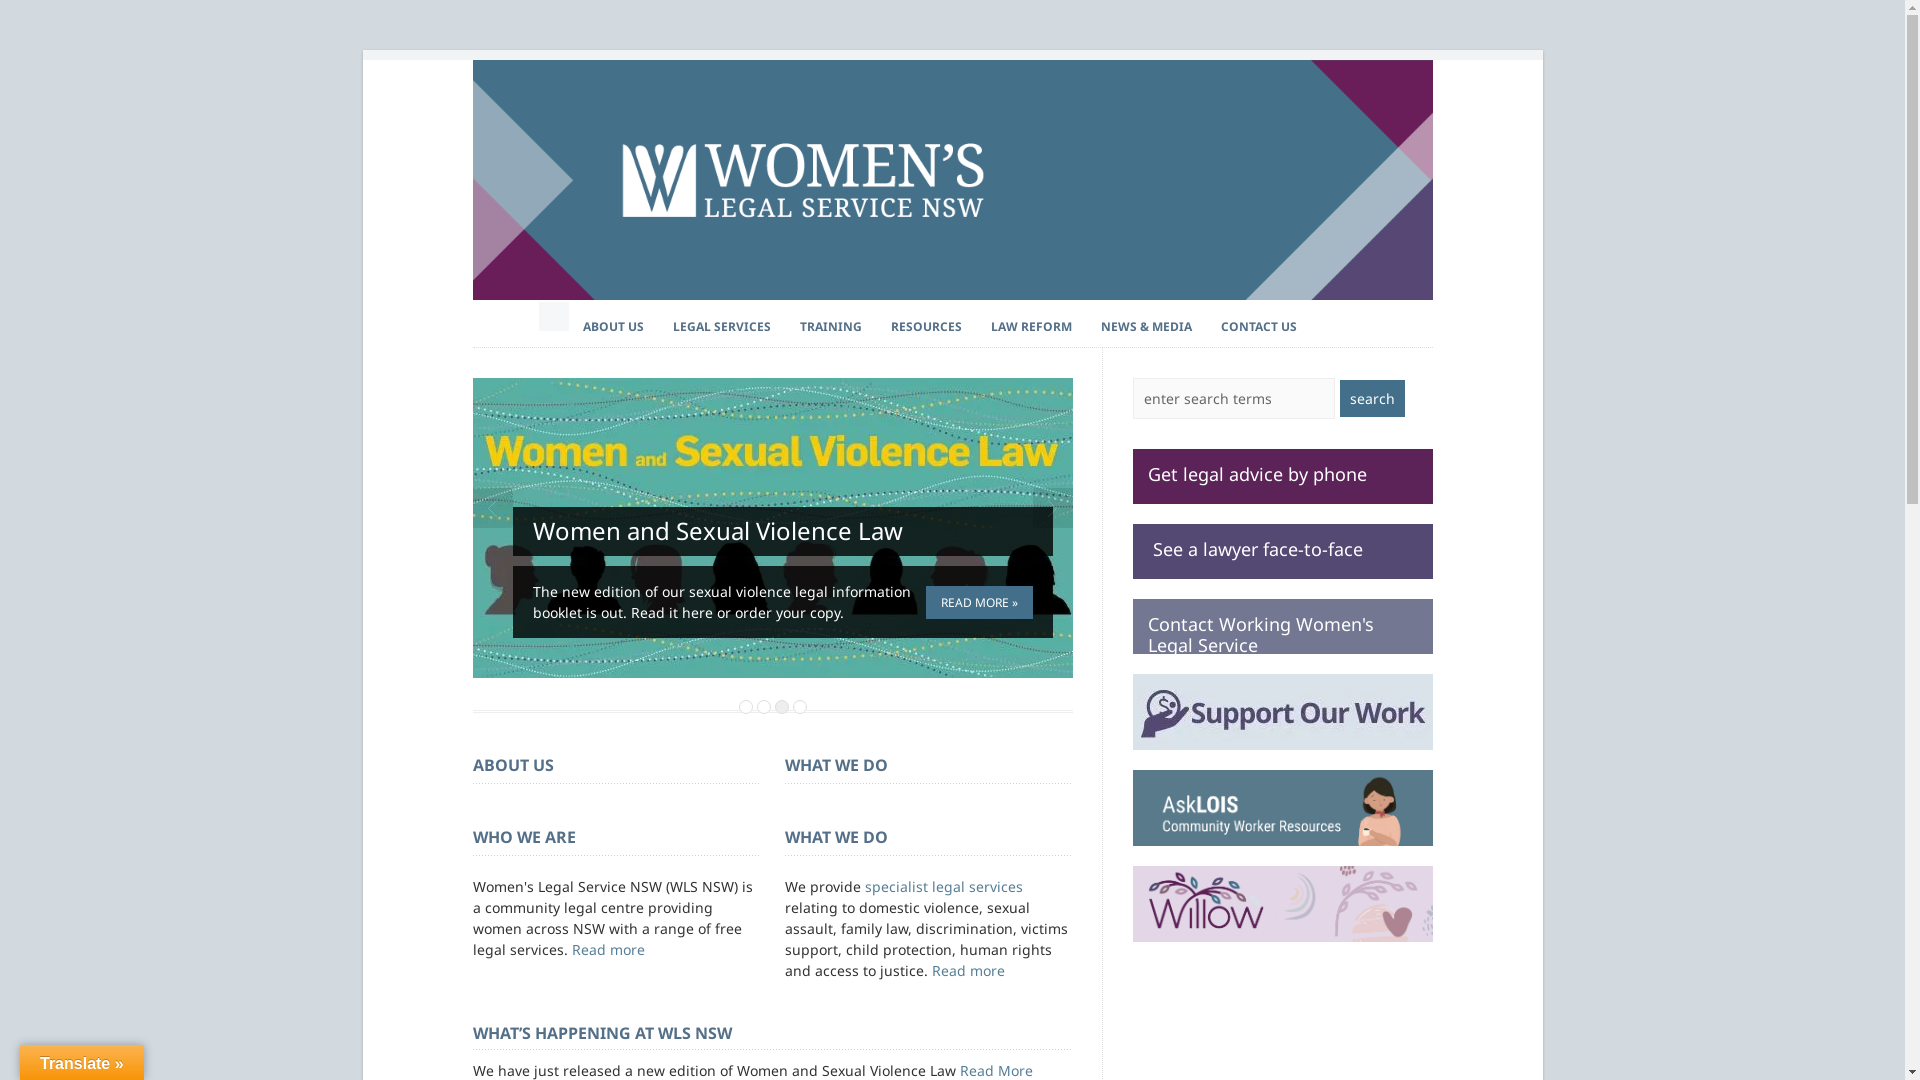  I want to click on 'Next', so click(1050, 507).